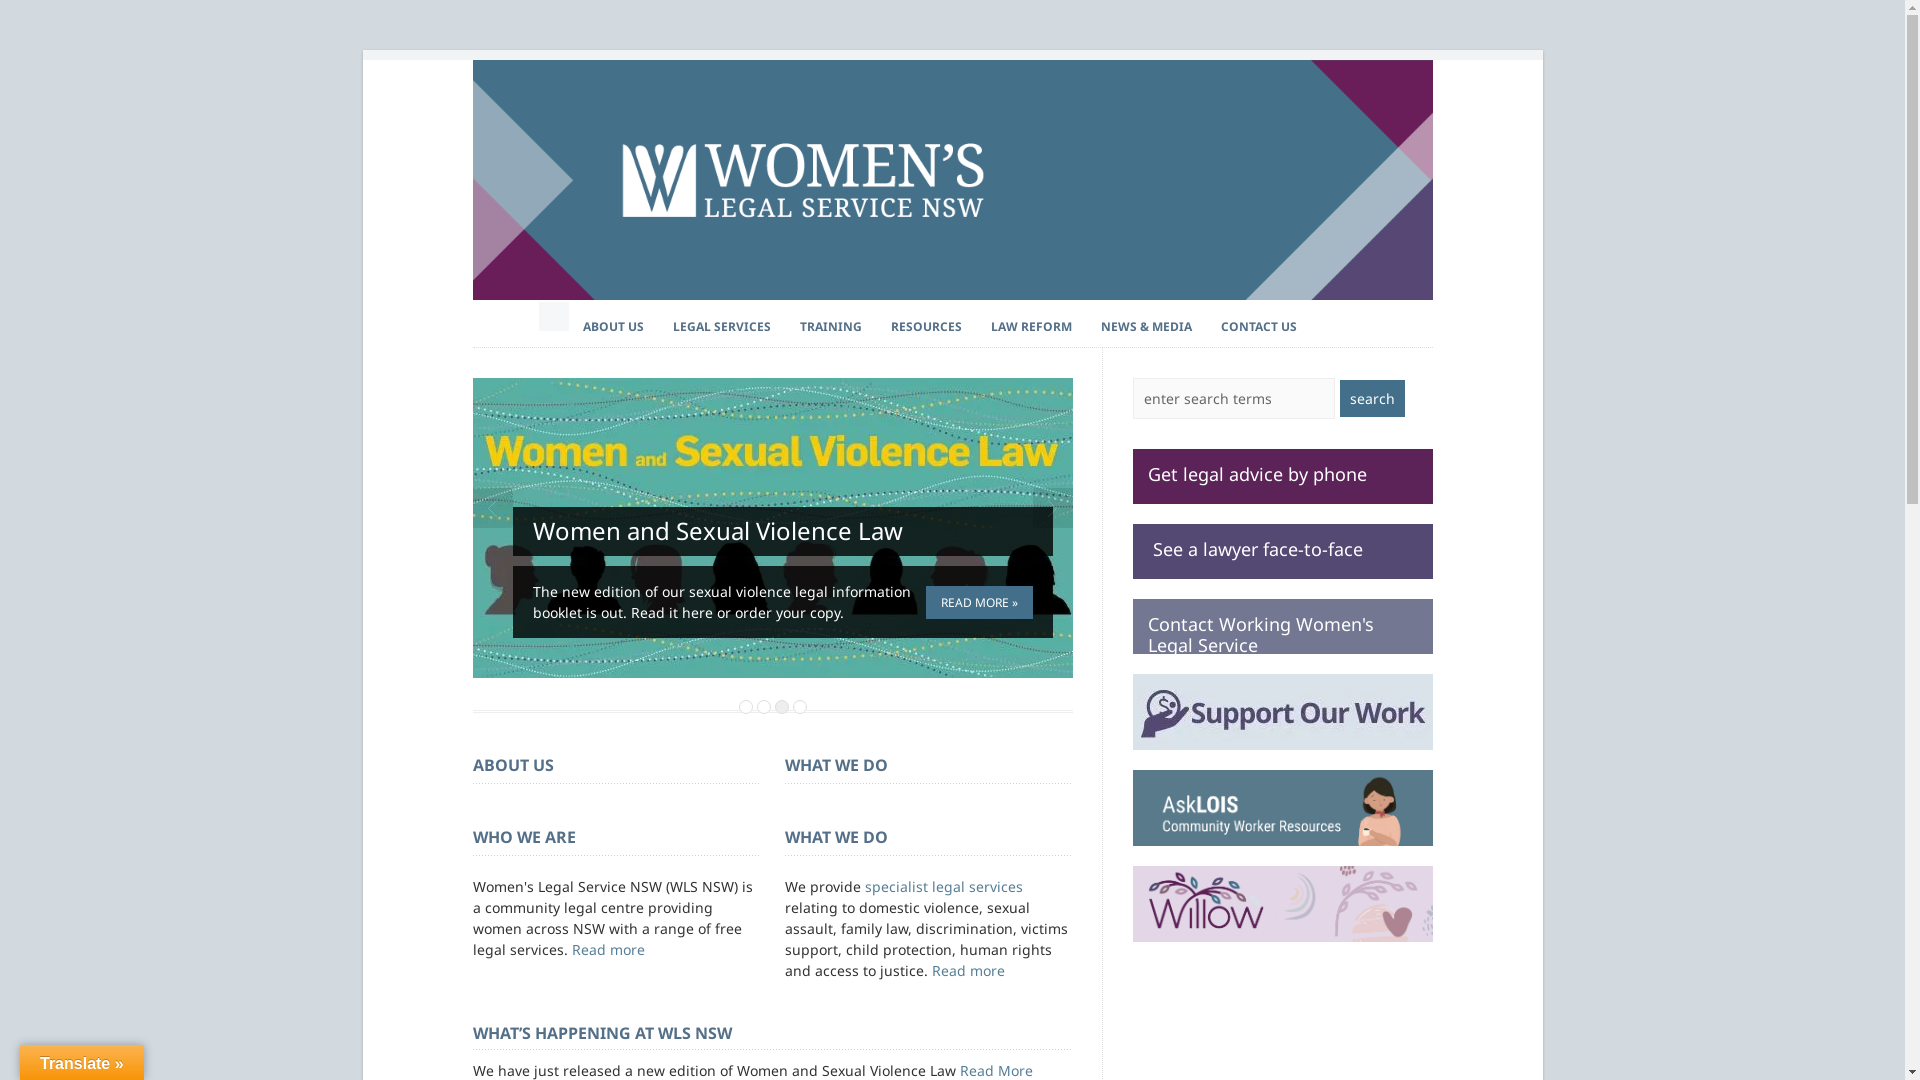  I want to click on 'Next', so click(1050, 507).